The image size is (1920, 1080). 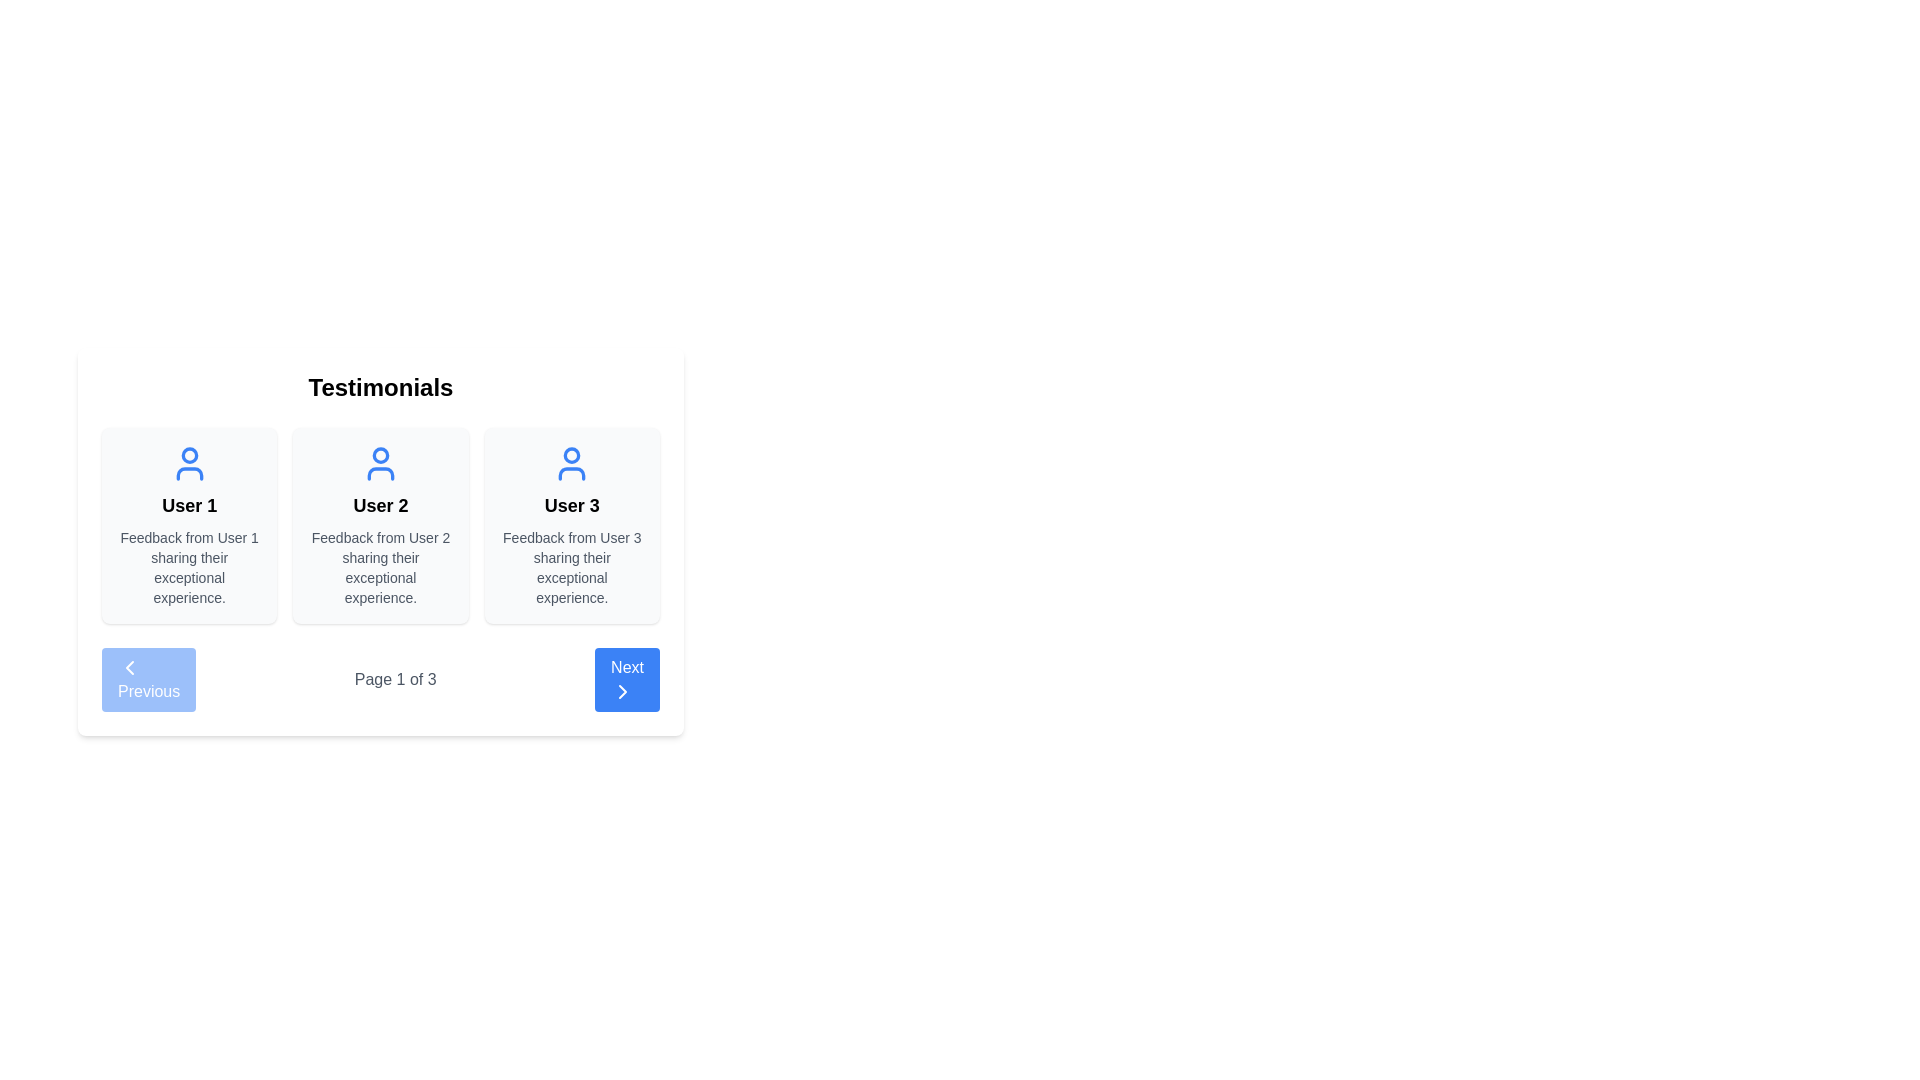 I want to click on information displayed on the testimonial card representing feedback from 'User 3', which is the third card in a row of three cards under the 'Testimonials' header, so click(x=571, y=524).